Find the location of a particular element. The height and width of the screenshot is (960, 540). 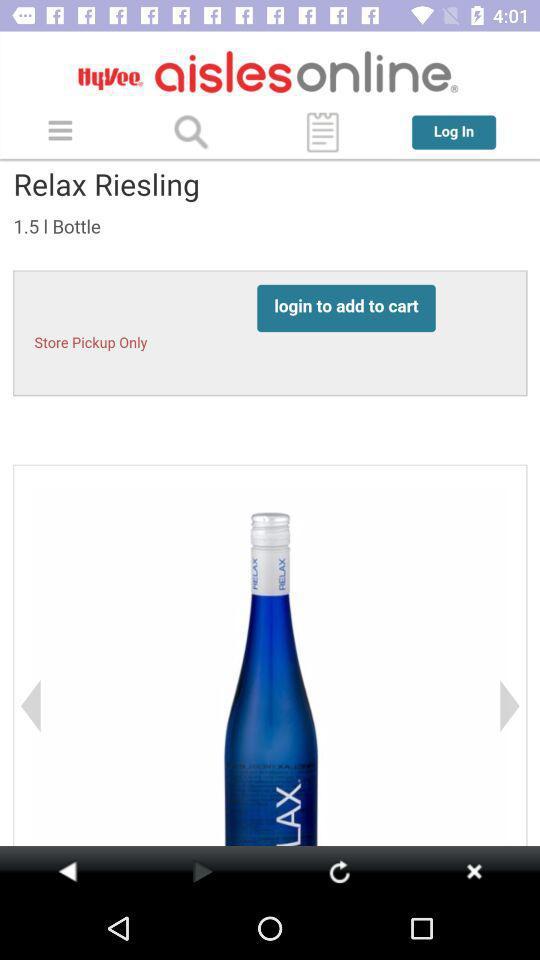

go back is located at coordinates (67, 870).